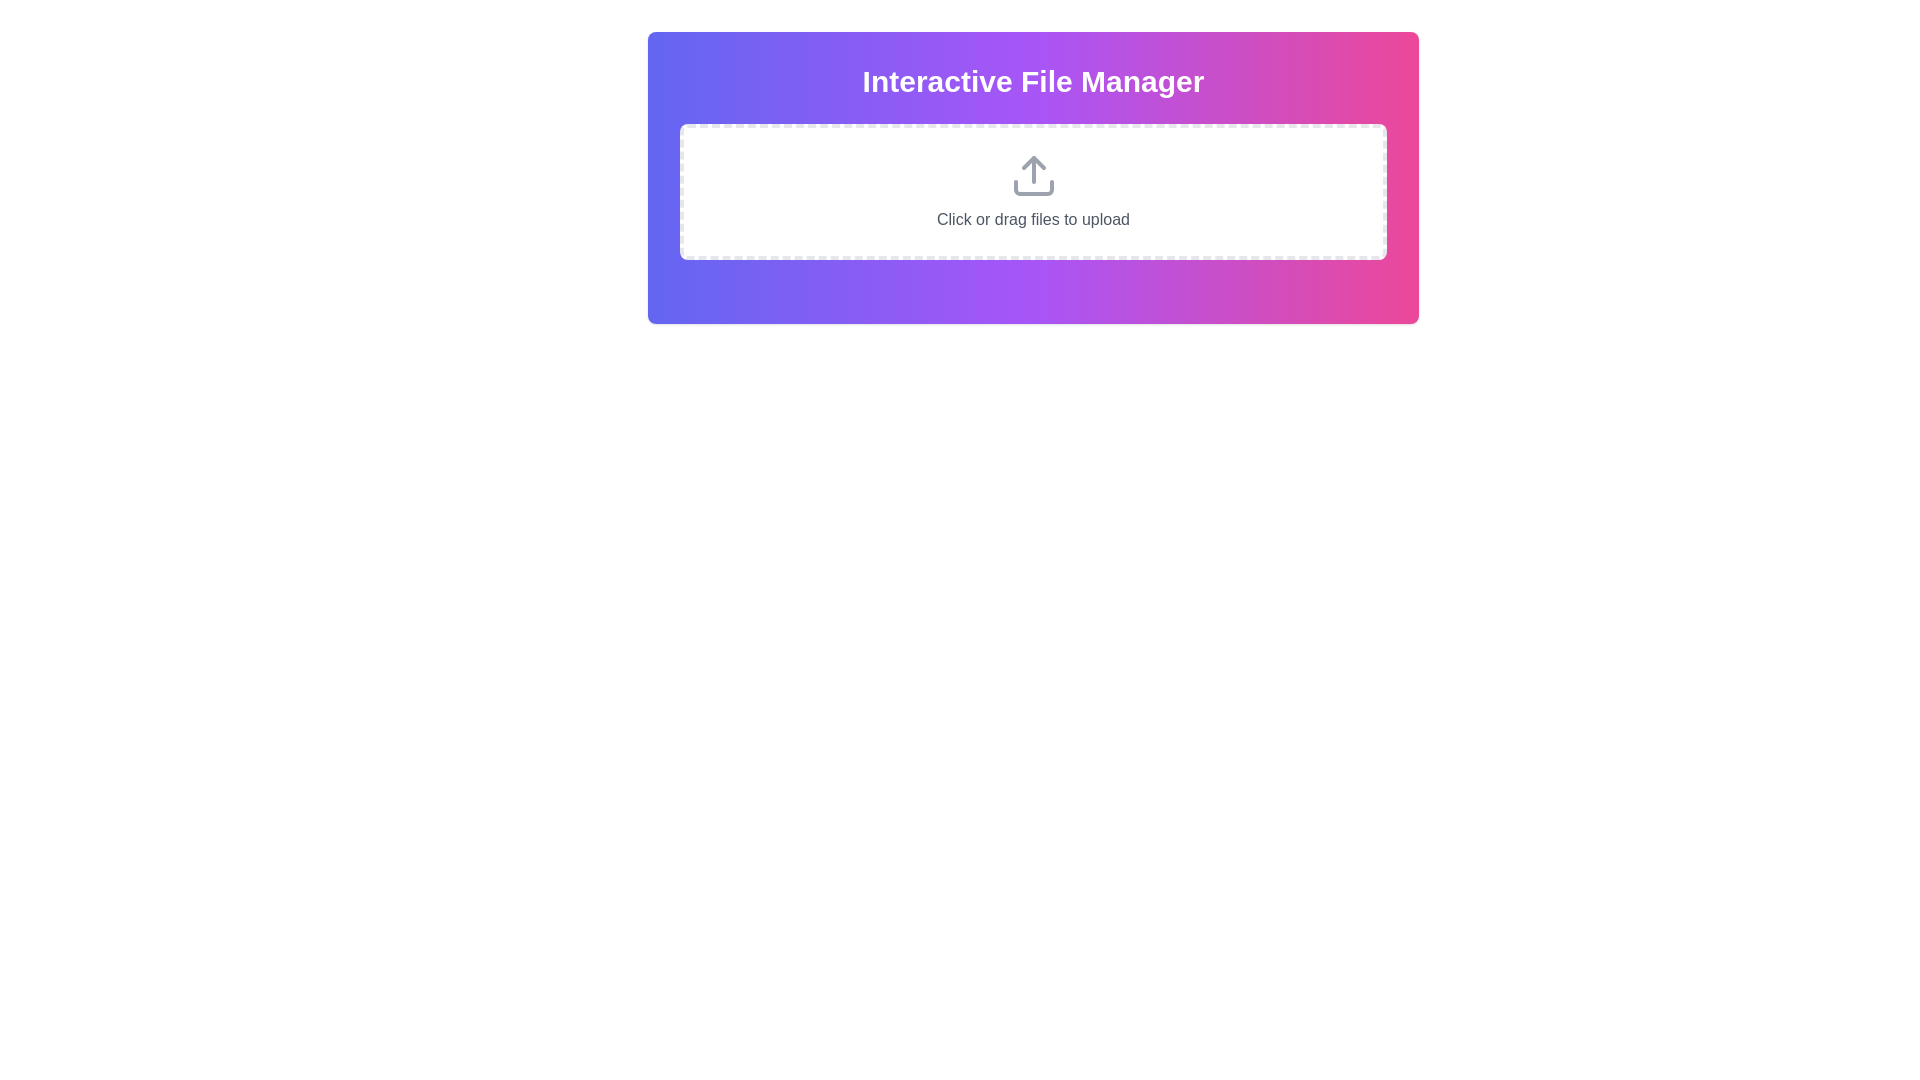  I want to click on the upload icon, which is represented by a light gray arrow pointing upwards, located in the center of the upload area above the text prompt 'Click or drag files to upload.', so click(1033, 175).